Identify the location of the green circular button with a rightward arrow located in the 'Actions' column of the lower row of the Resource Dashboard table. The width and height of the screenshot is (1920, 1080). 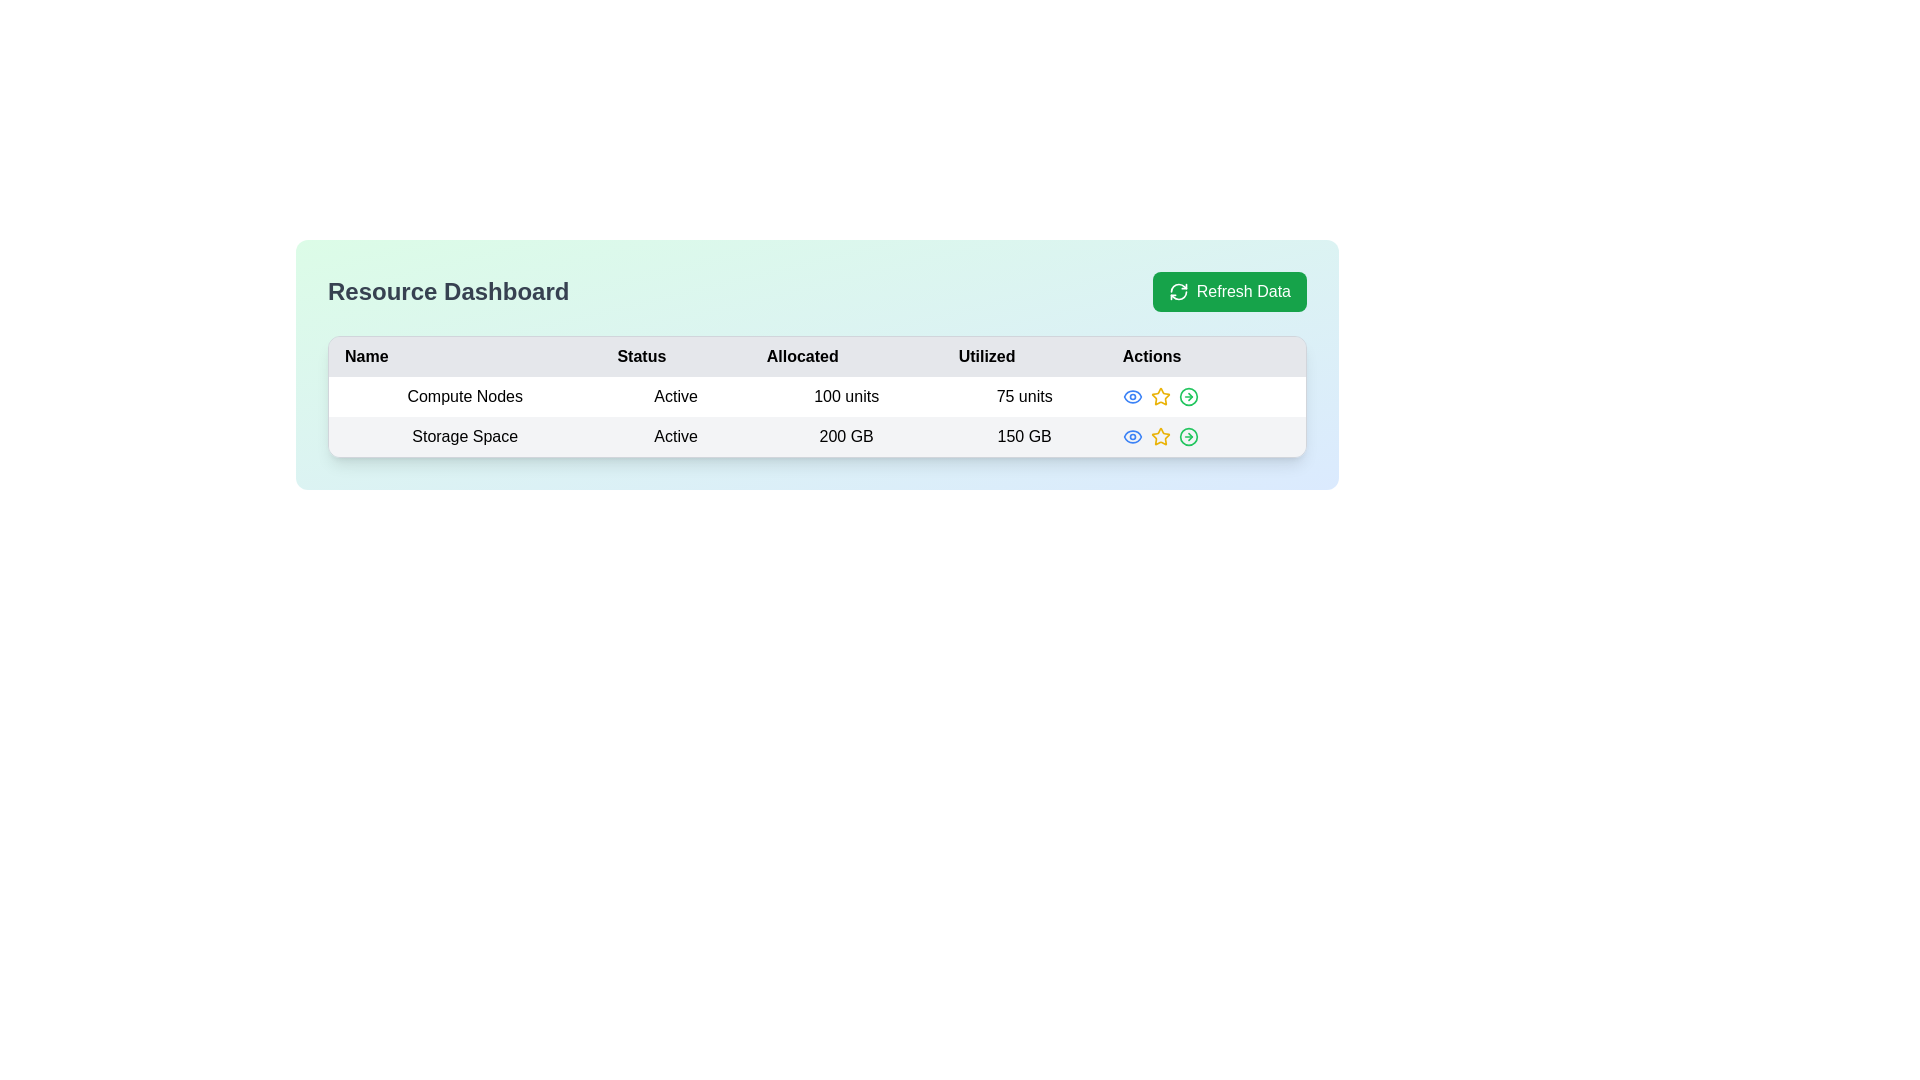
(1188, 435).